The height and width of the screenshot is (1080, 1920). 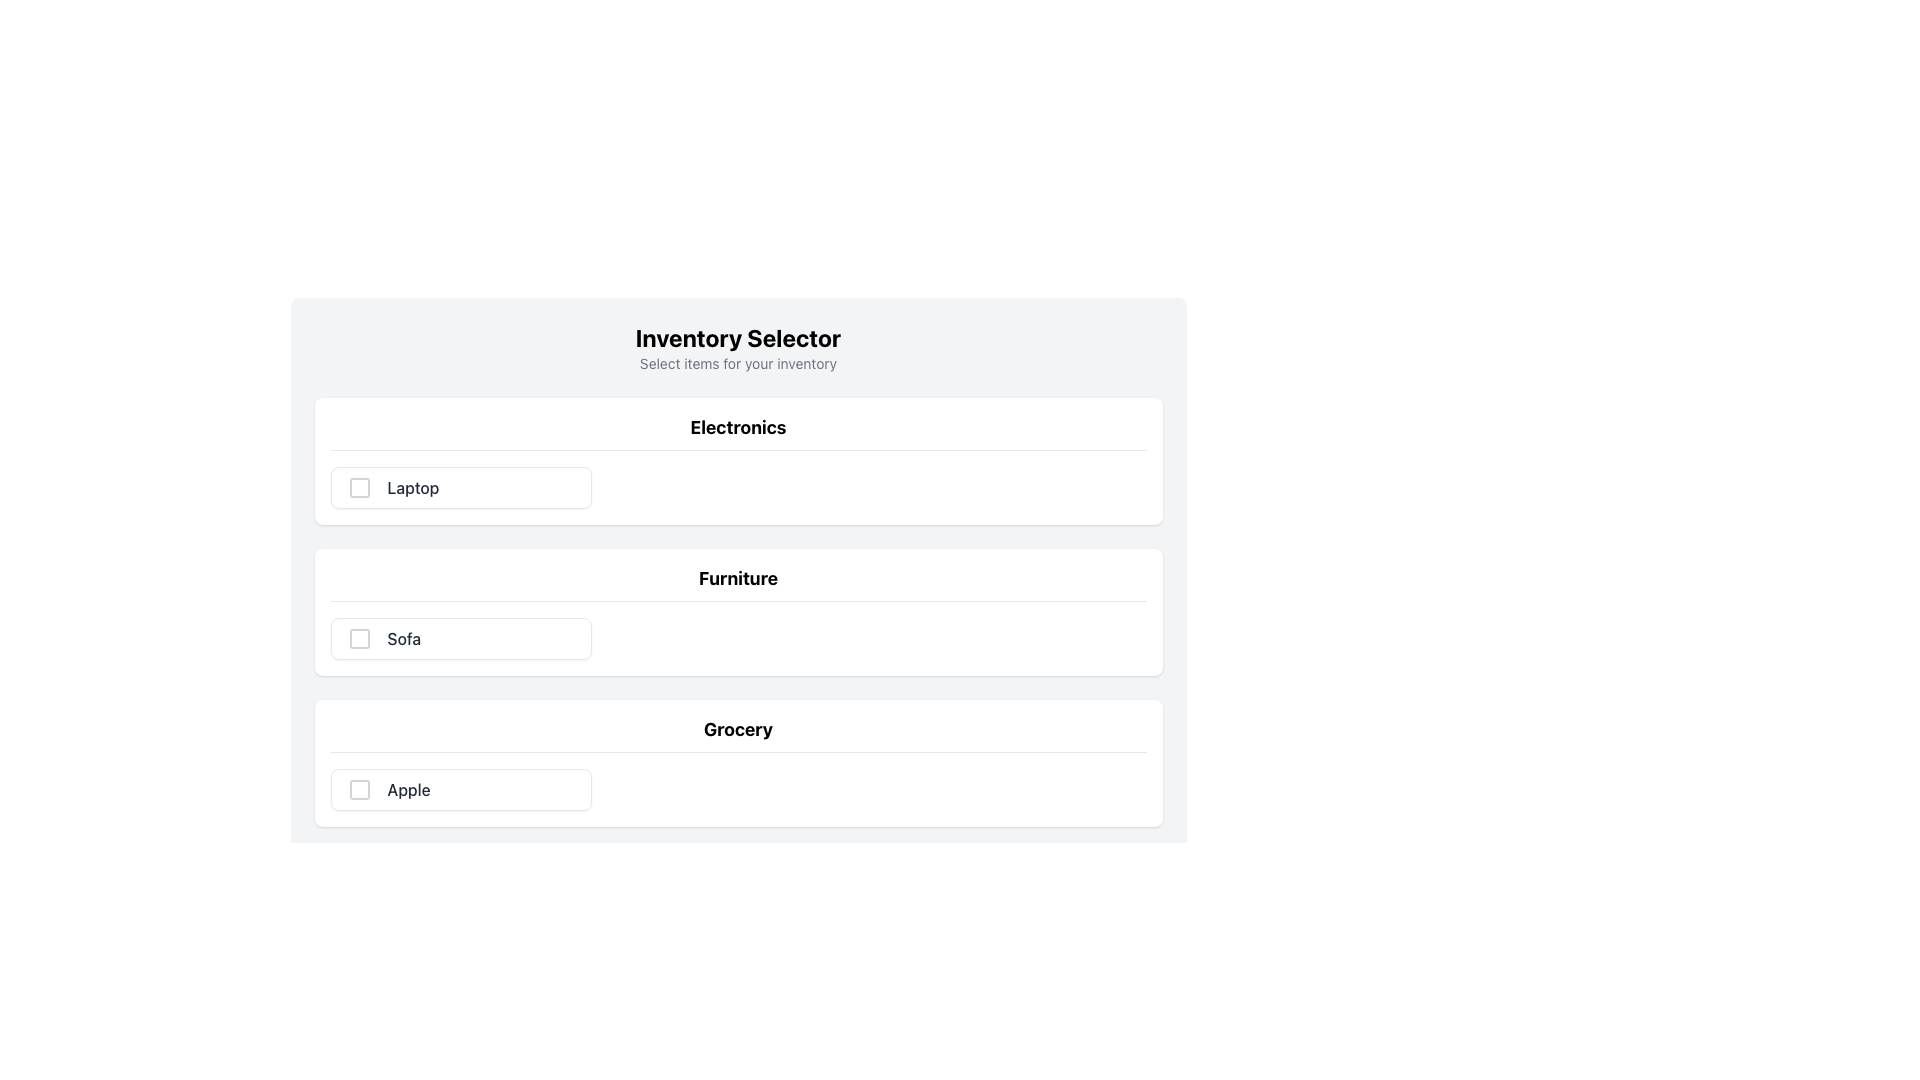 I want to click on the small square Decorative SVG subcomponent with a light gray border located within the 'Furniture' group of the Inventory Selector interface, next to the 'Sofa' label, so click(x=359, y=639).